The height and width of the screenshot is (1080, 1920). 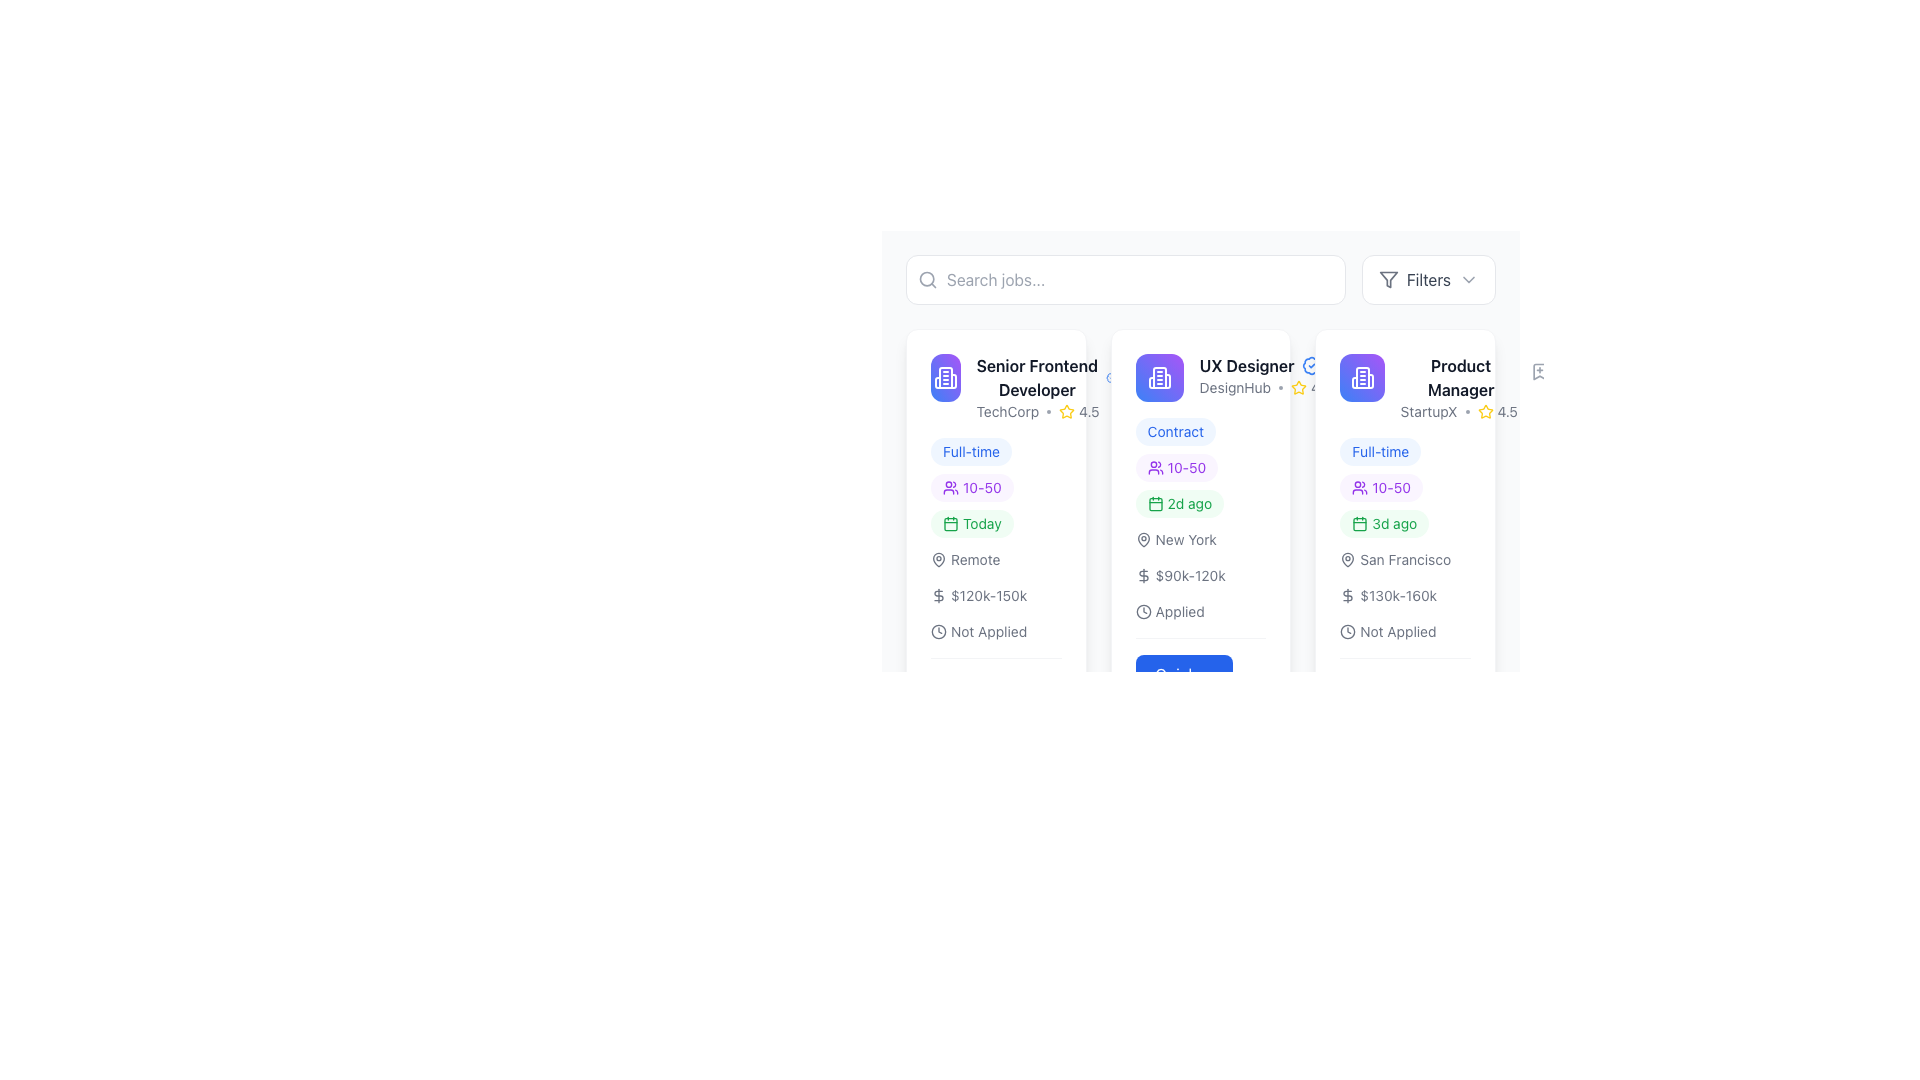 What do you see at coordinates (1485, 411) in the screenshot?
I see `star icon representing the rating value of '4.5' for the 'Product Manager' role, located at the top-right of the job card` at bounding box center [1485, 411].